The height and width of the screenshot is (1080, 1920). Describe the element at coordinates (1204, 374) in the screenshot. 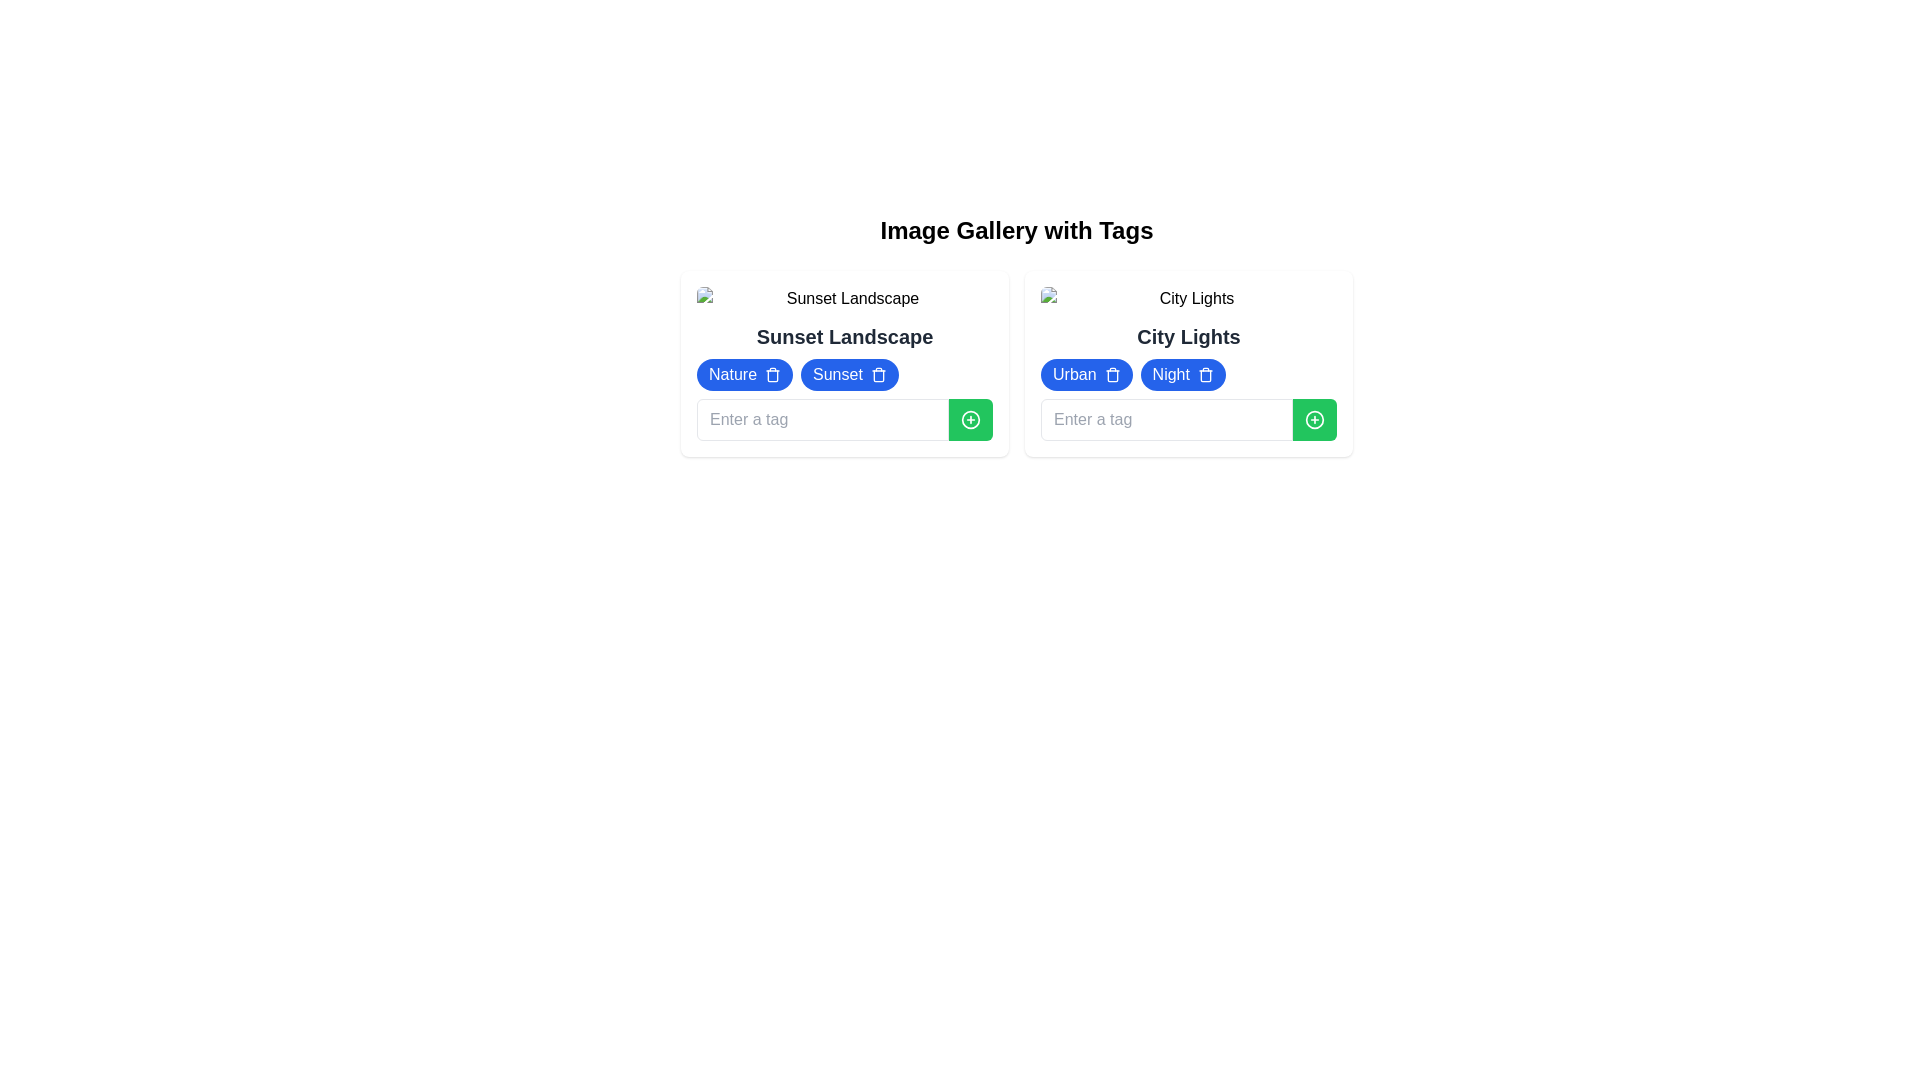

I see `the trash icon with a blue stroke color located within the 'Night' tag of the 'City Lights' card` at that location.